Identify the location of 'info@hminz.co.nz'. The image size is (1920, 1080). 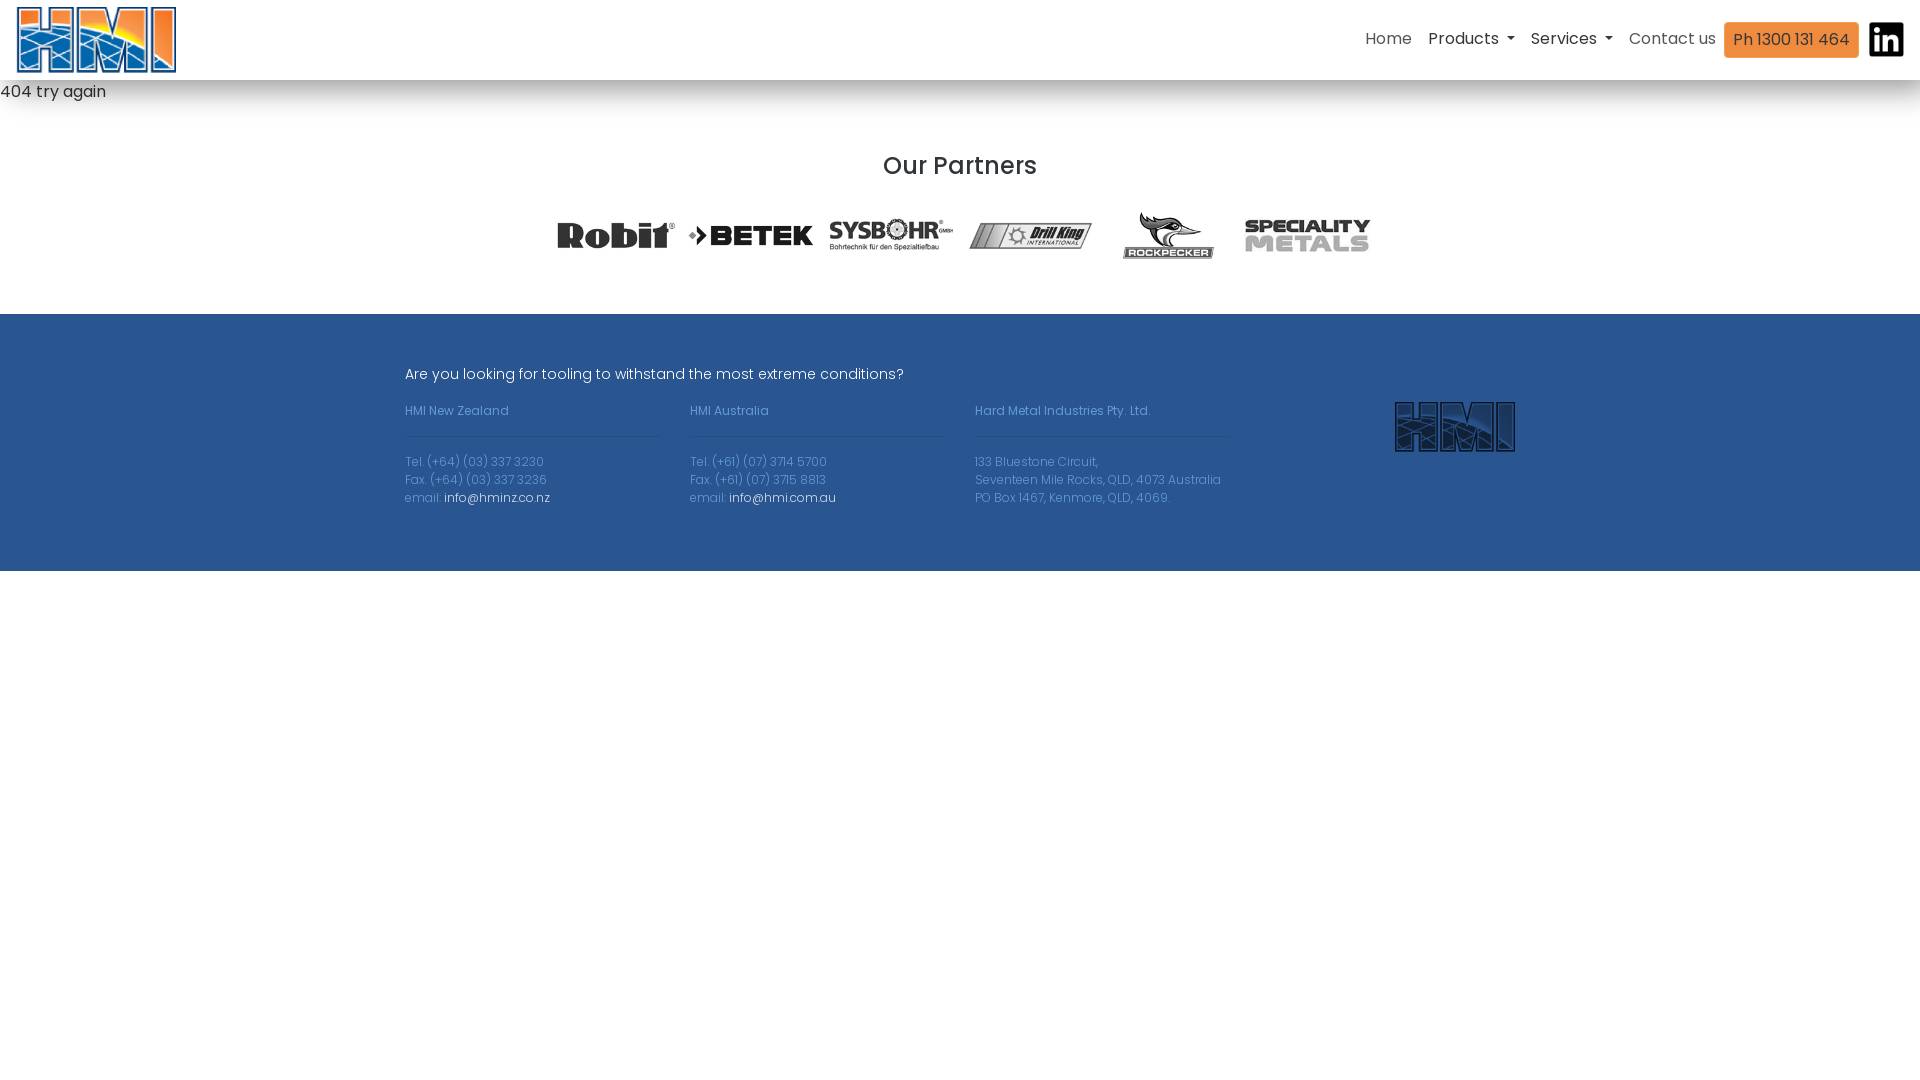
(497, 496).